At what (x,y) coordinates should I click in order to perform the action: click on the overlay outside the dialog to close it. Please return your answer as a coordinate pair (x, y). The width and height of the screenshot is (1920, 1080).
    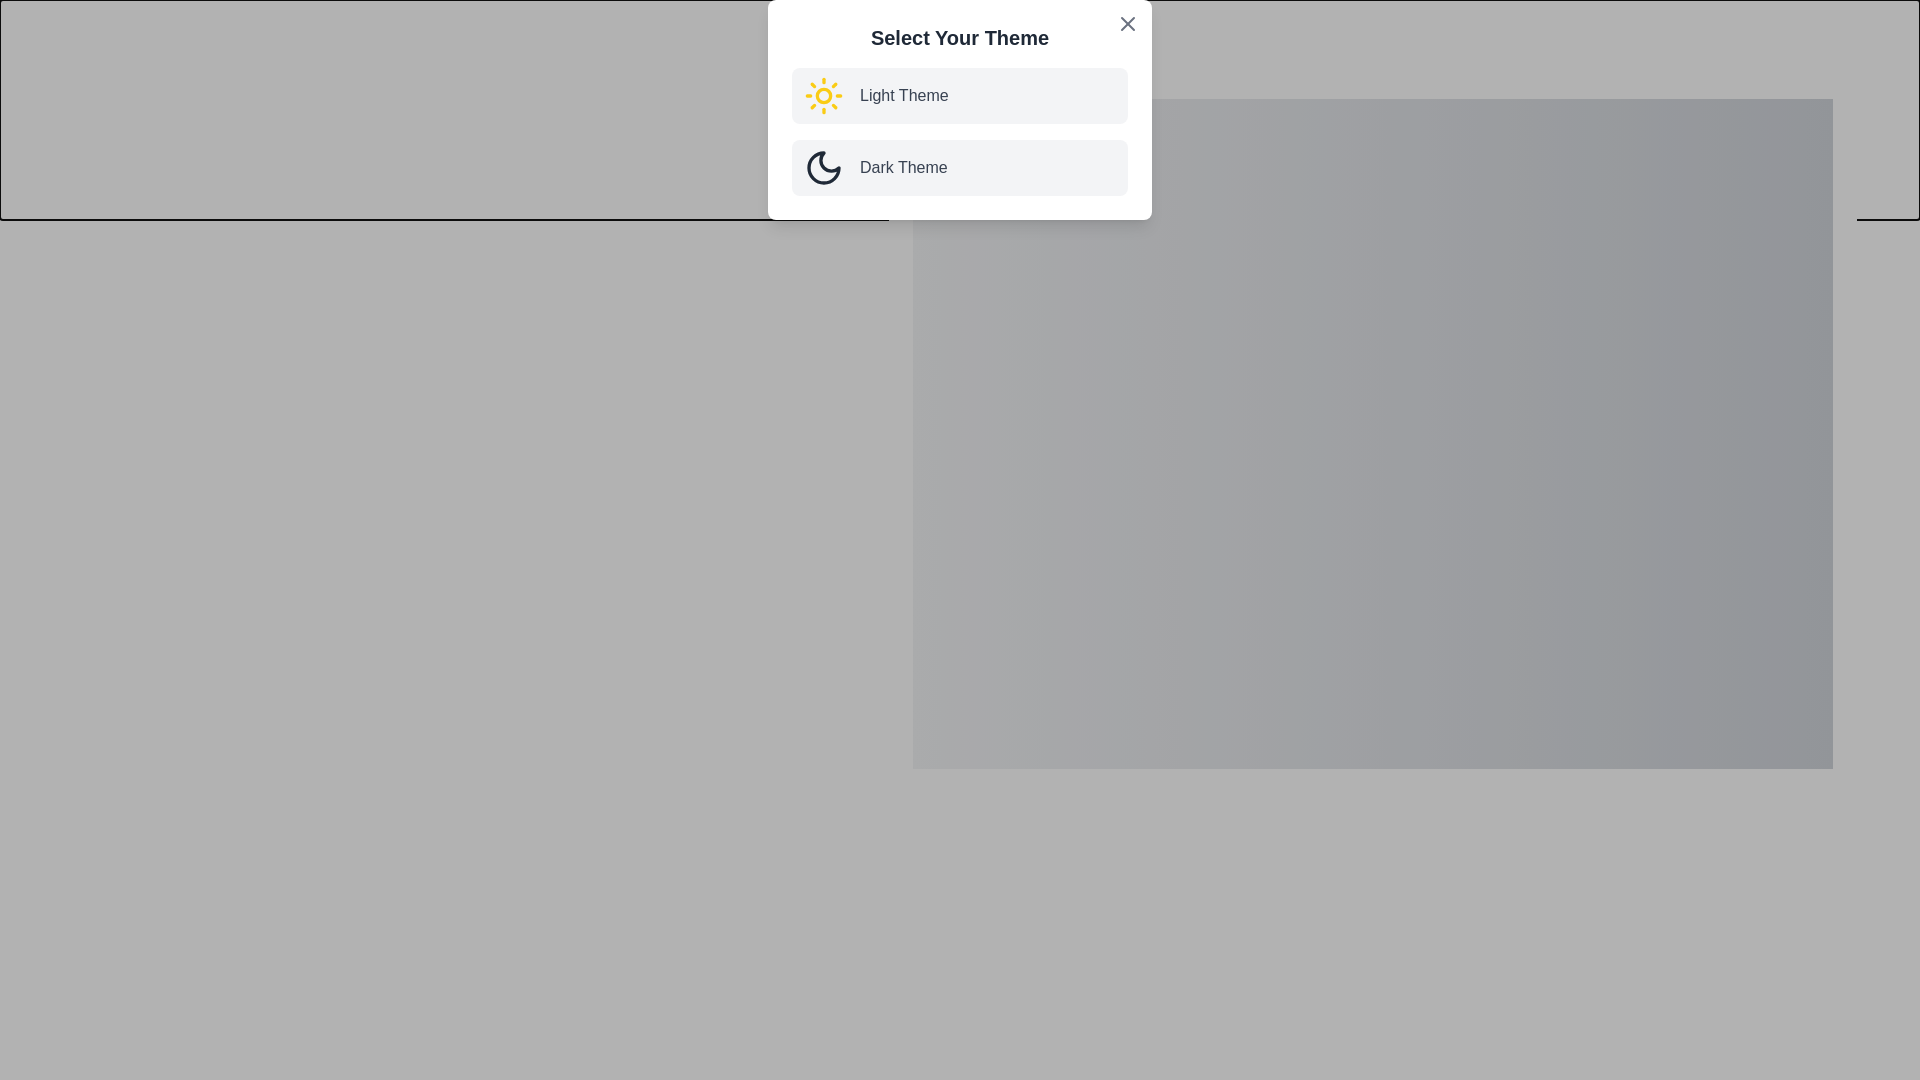
    Looking at the image, I should click on (499, 499).